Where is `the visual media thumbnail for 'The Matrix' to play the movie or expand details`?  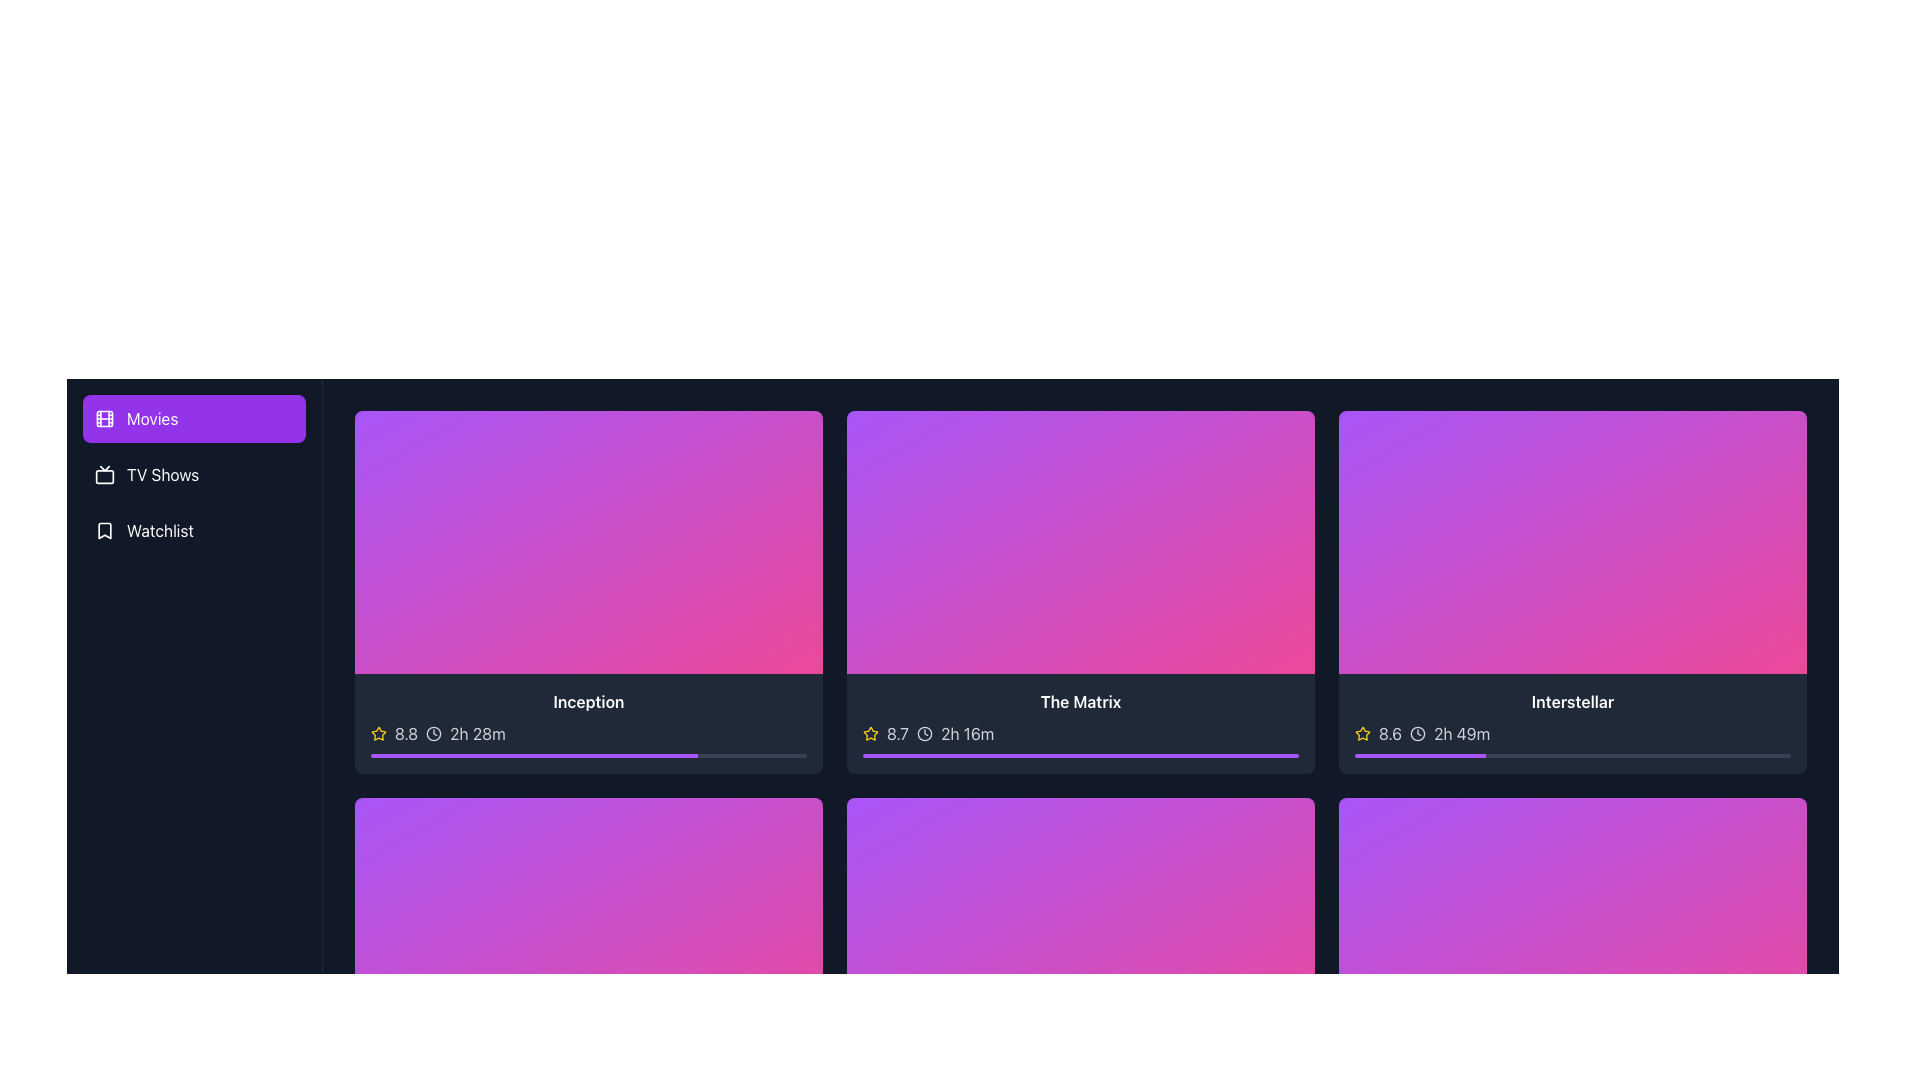
the visual media thumbnail for 'The Matrix' to play the movie or expand details is located at coordinates (1079, 542).